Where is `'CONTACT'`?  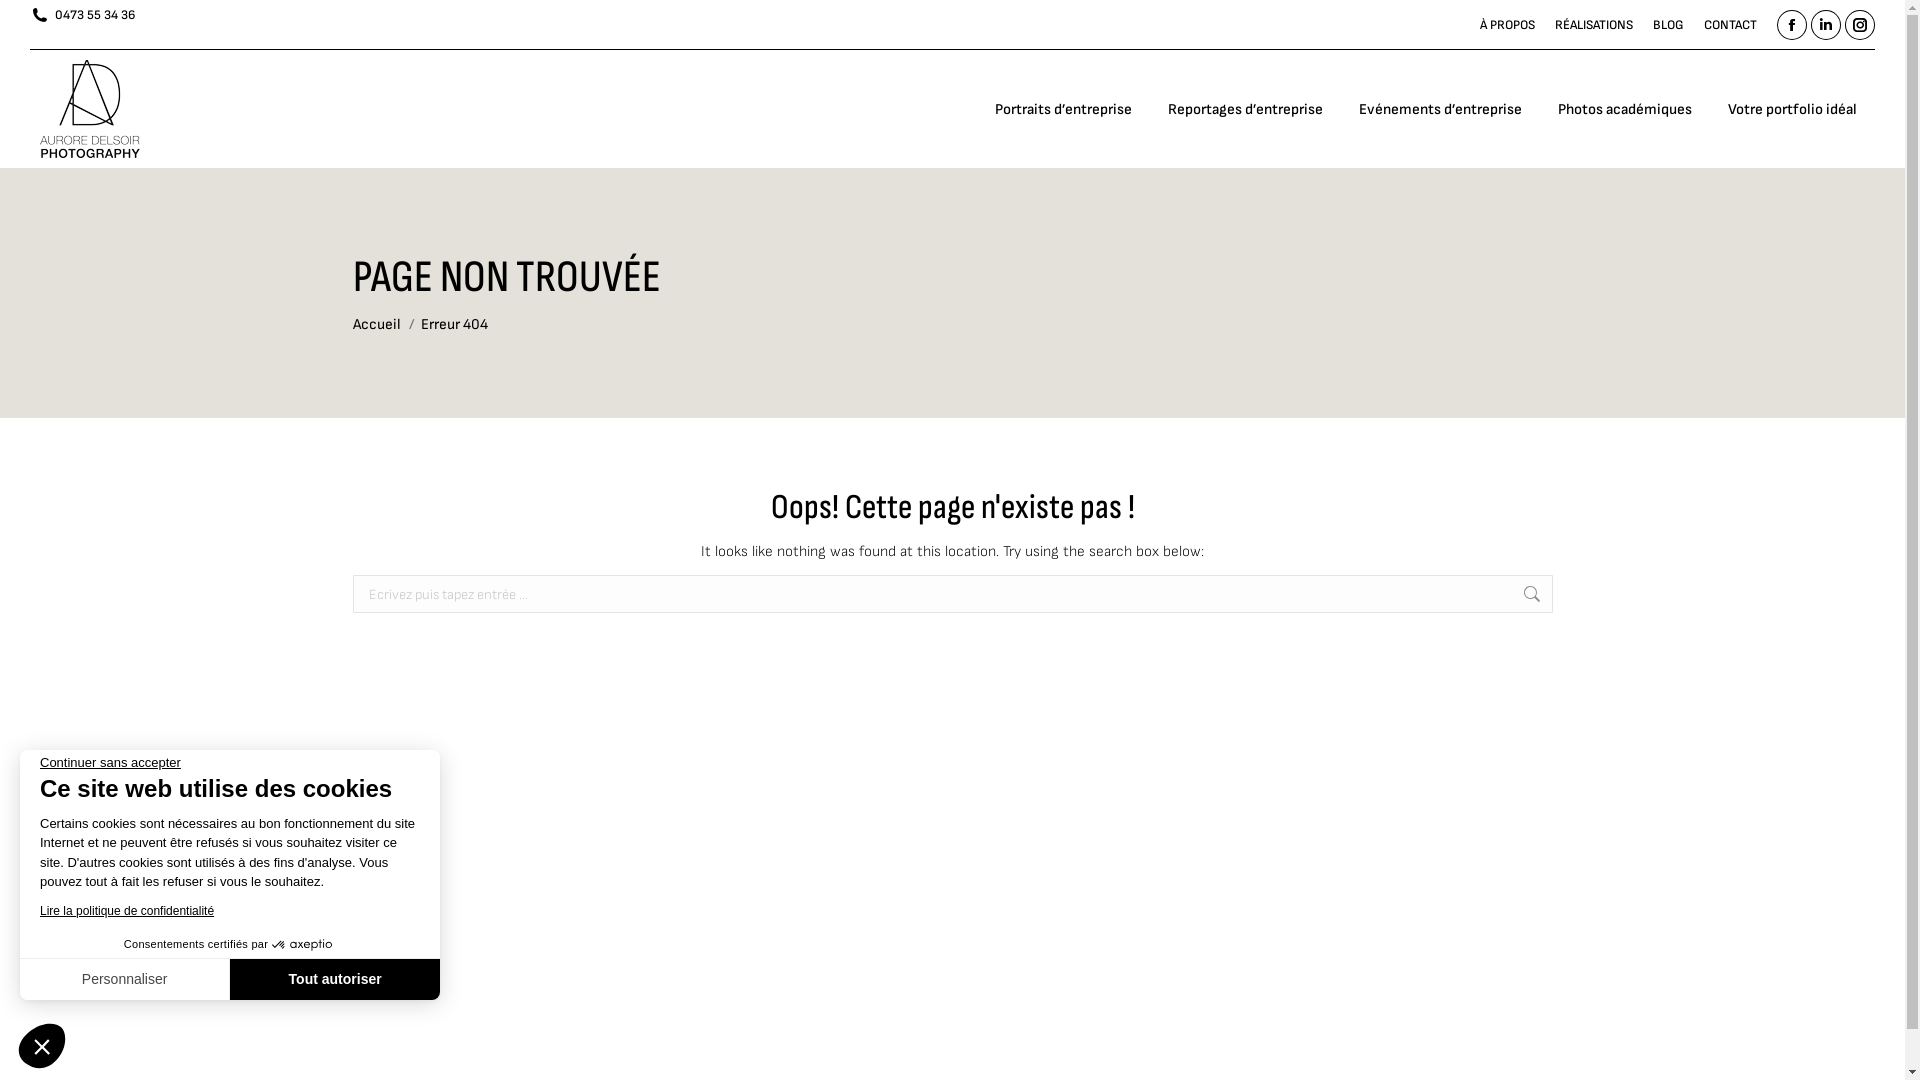 'CONTACT' is located at coordinates (1729, 25).